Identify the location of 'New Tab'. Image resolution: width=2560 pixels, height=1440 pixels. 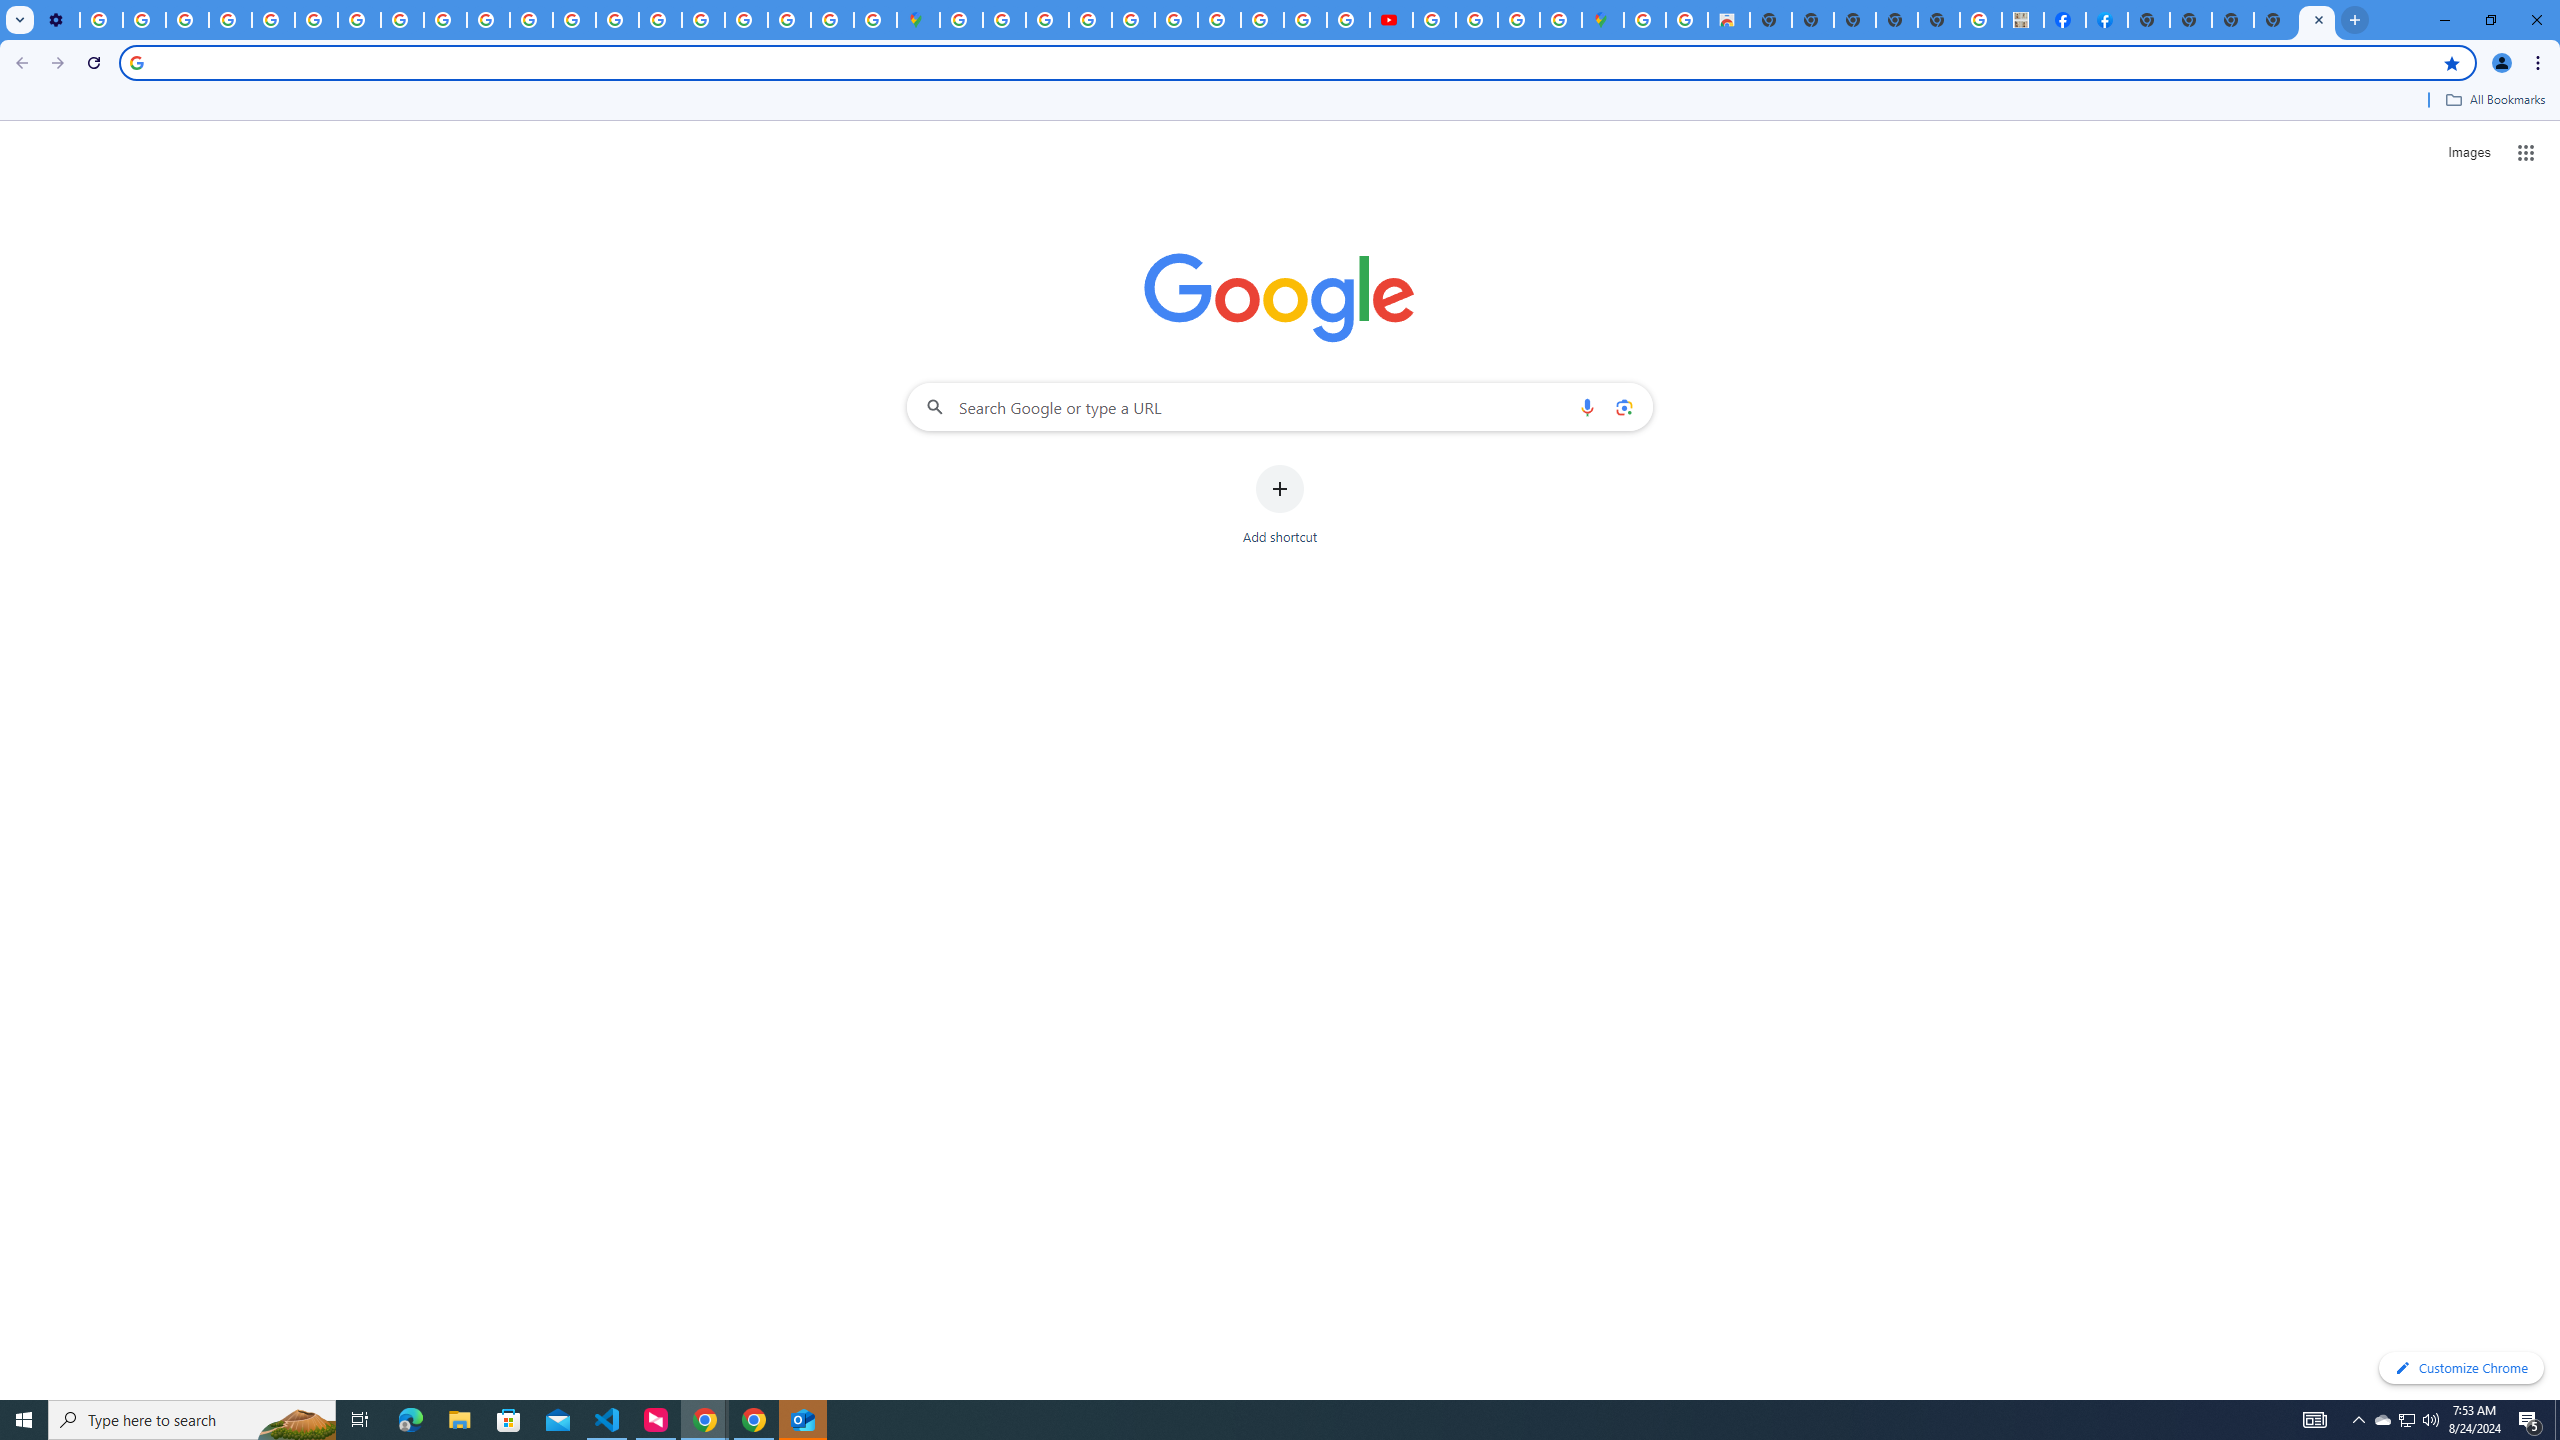
(2315, 19).